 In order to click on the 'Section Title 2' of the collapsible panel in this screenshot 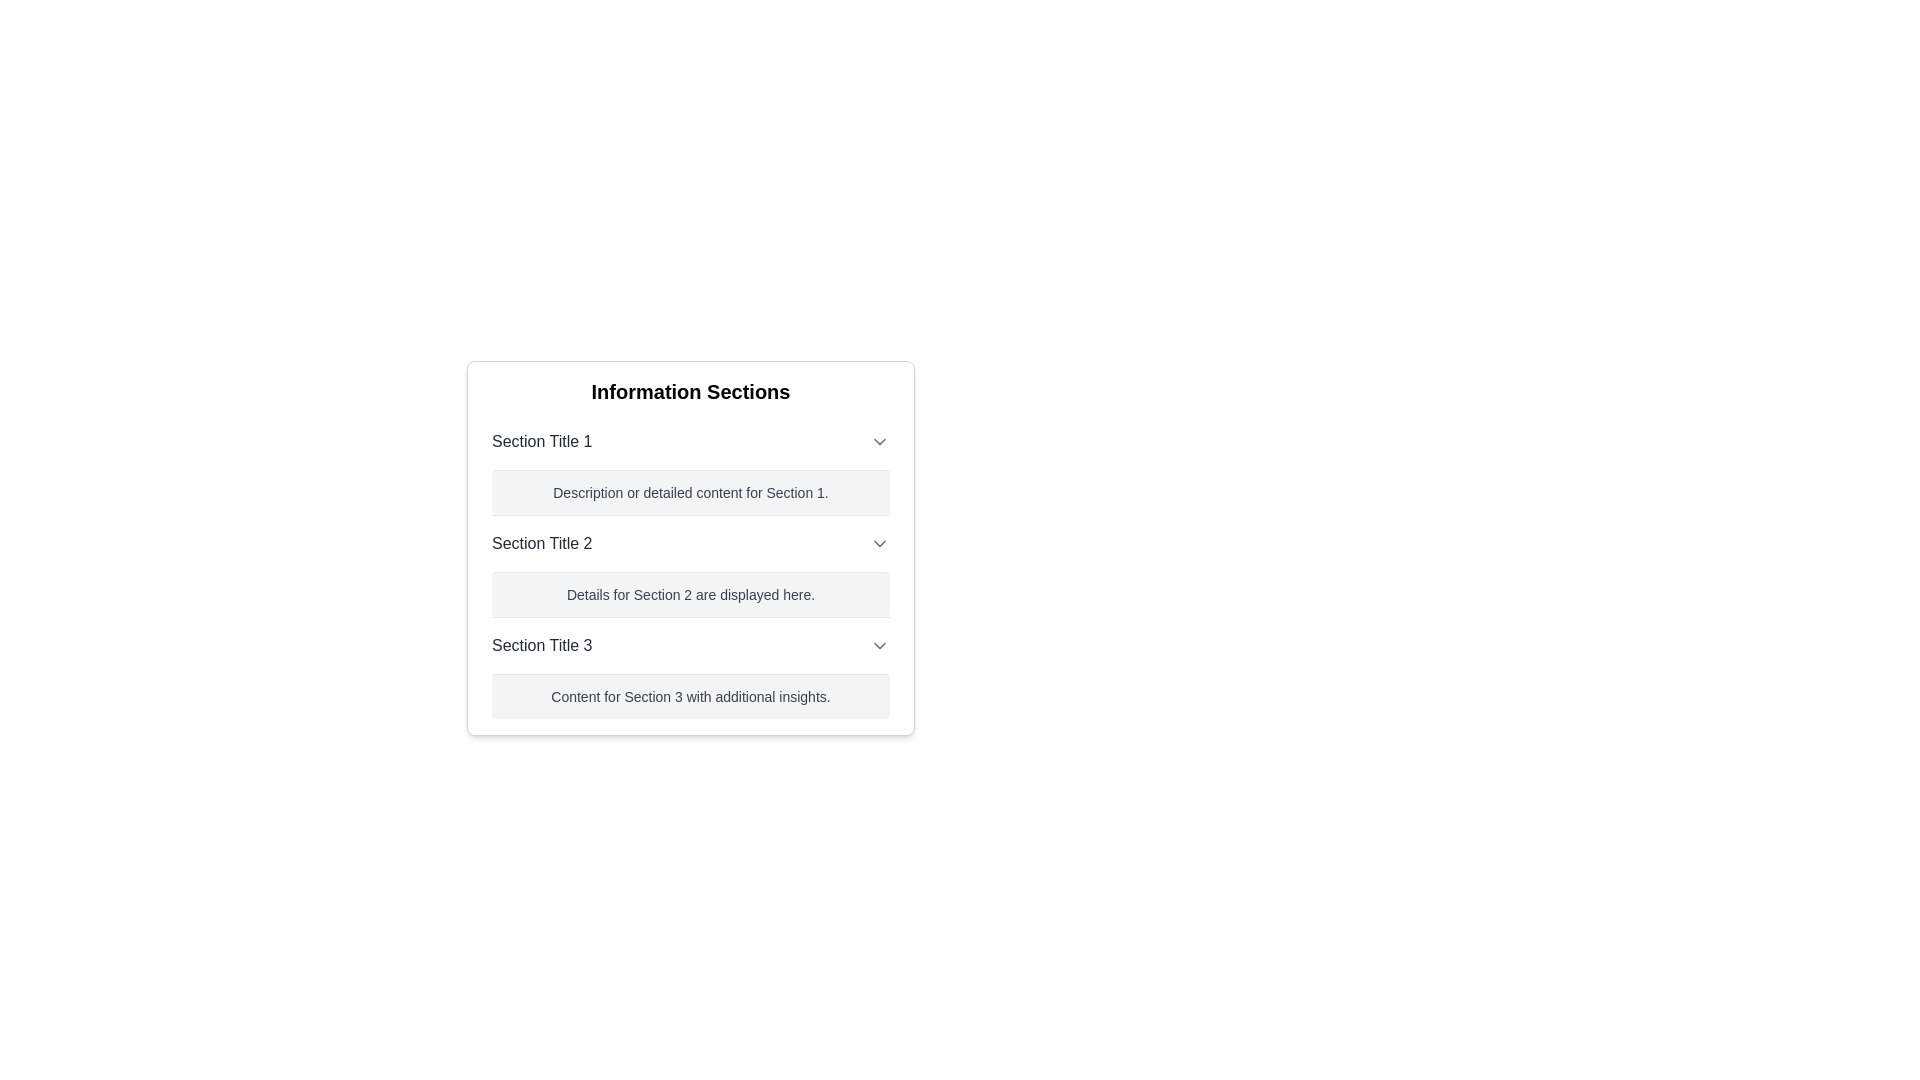, I will do `click(691, 566)`.